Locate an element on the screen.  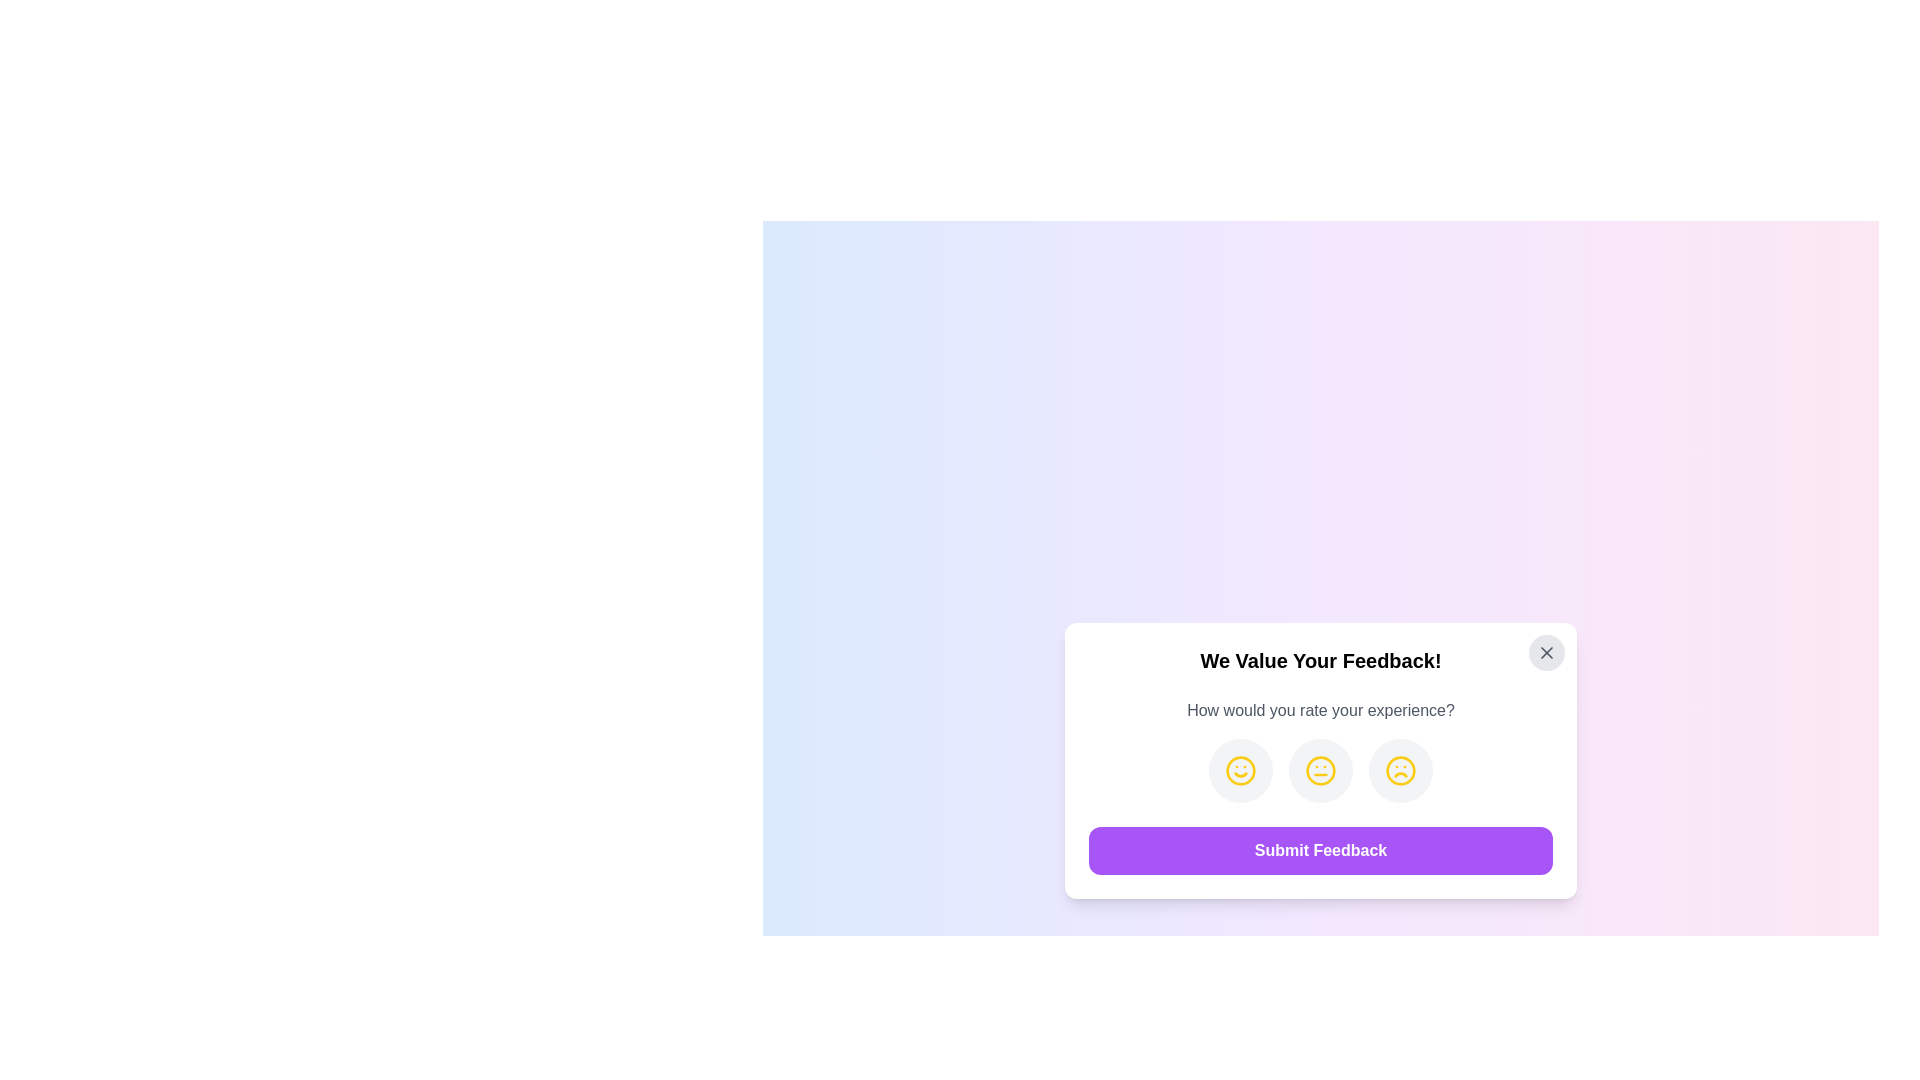
bold, large-sized heading text saying 'We Value Your Feedback!' which is center-aligned and located near the top of the modal dialog box is located at coordinates (1320, 660).